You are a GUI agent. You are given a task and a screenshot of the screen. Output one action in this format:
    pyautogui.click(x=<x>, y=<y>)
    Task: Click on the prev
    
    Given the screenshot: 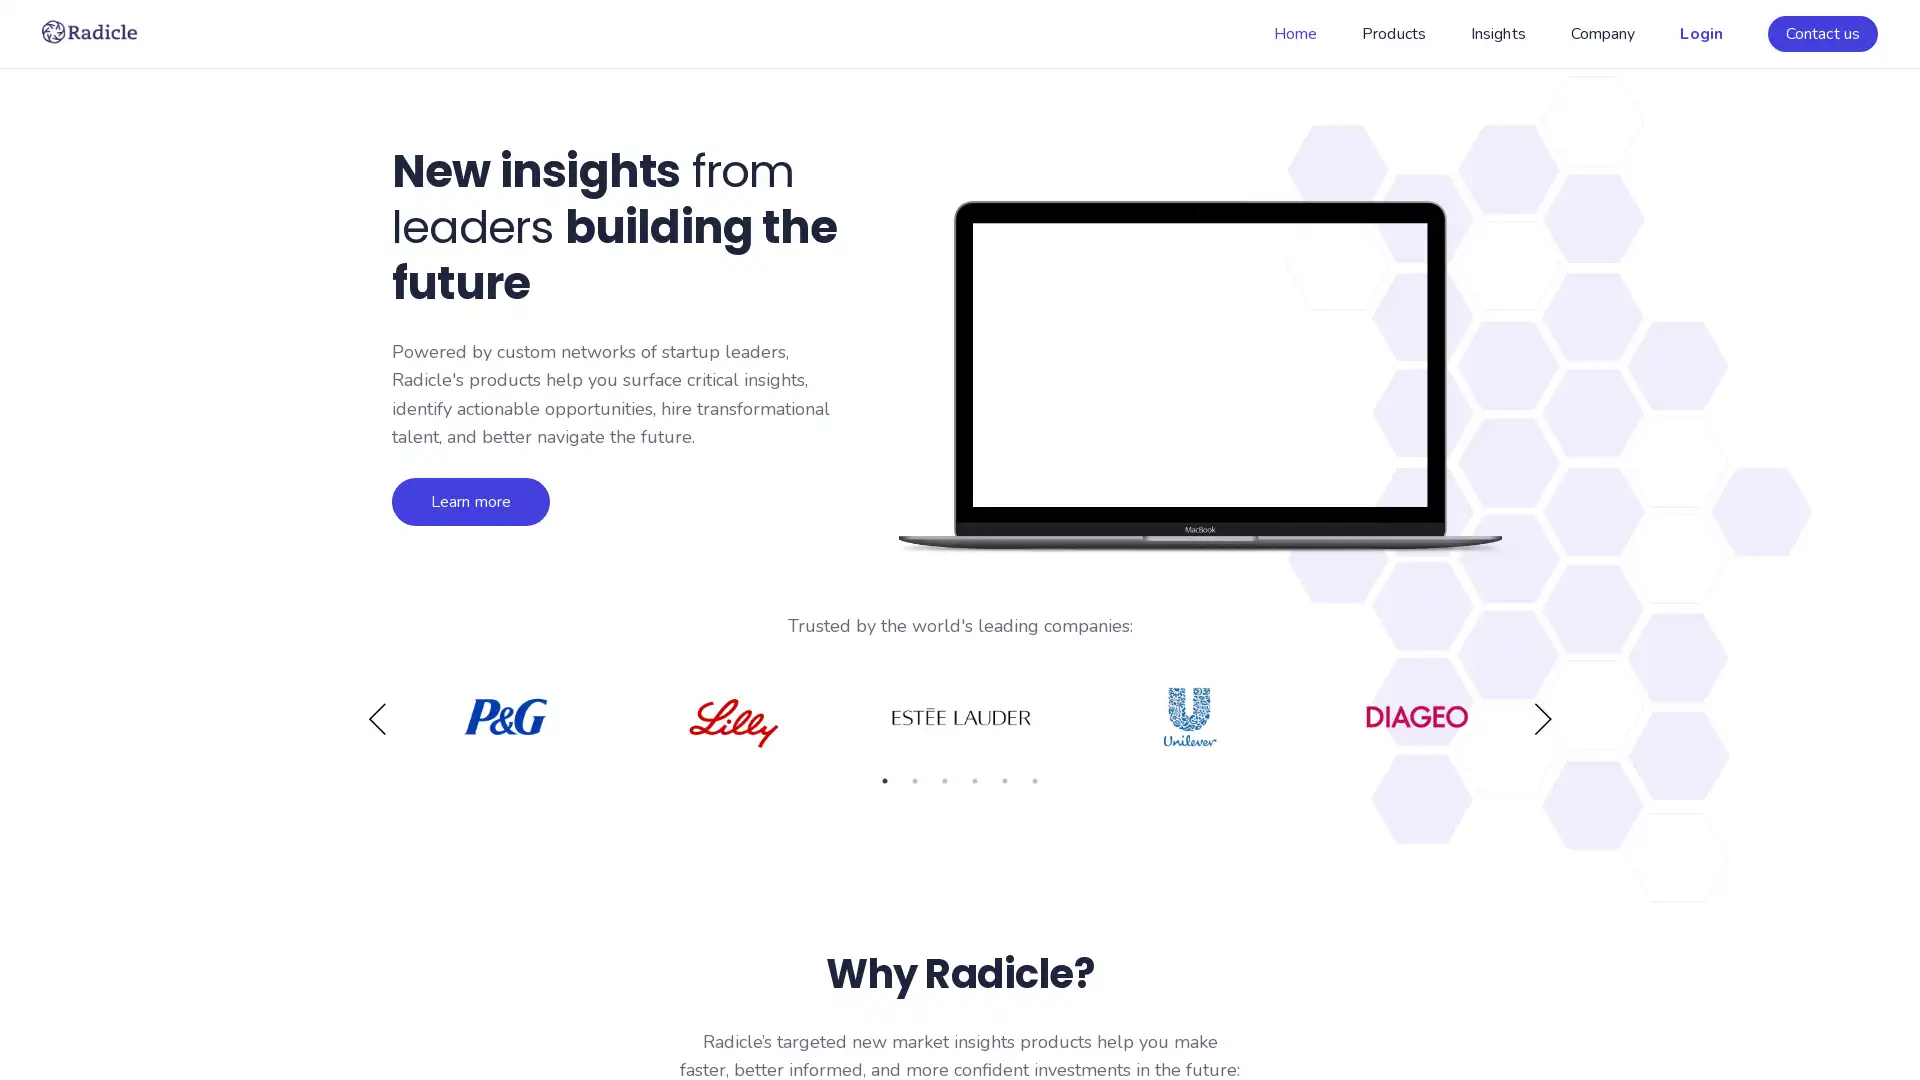 What is the action you would take?
    pyautogui.click(x=377, y=721)
    